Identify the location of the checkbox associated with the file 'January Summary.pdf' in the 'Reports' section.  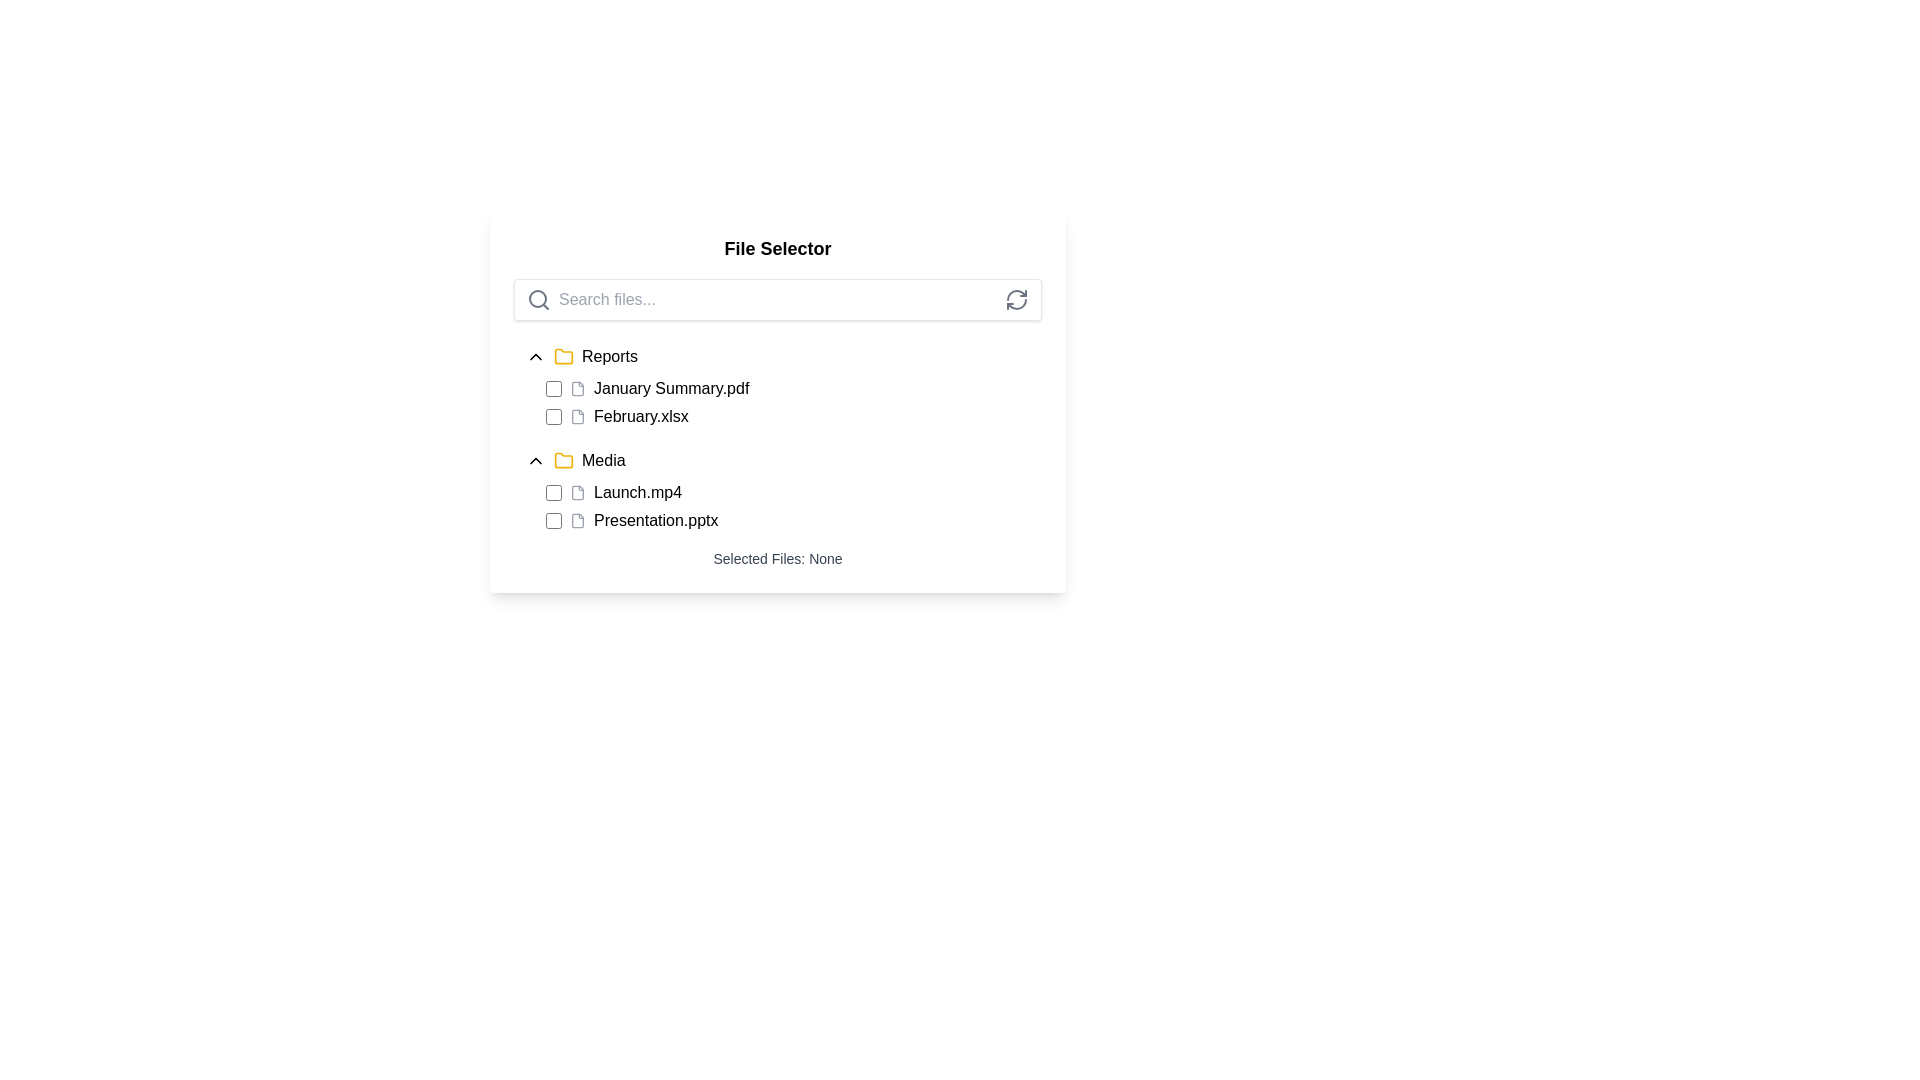
(553, 389).